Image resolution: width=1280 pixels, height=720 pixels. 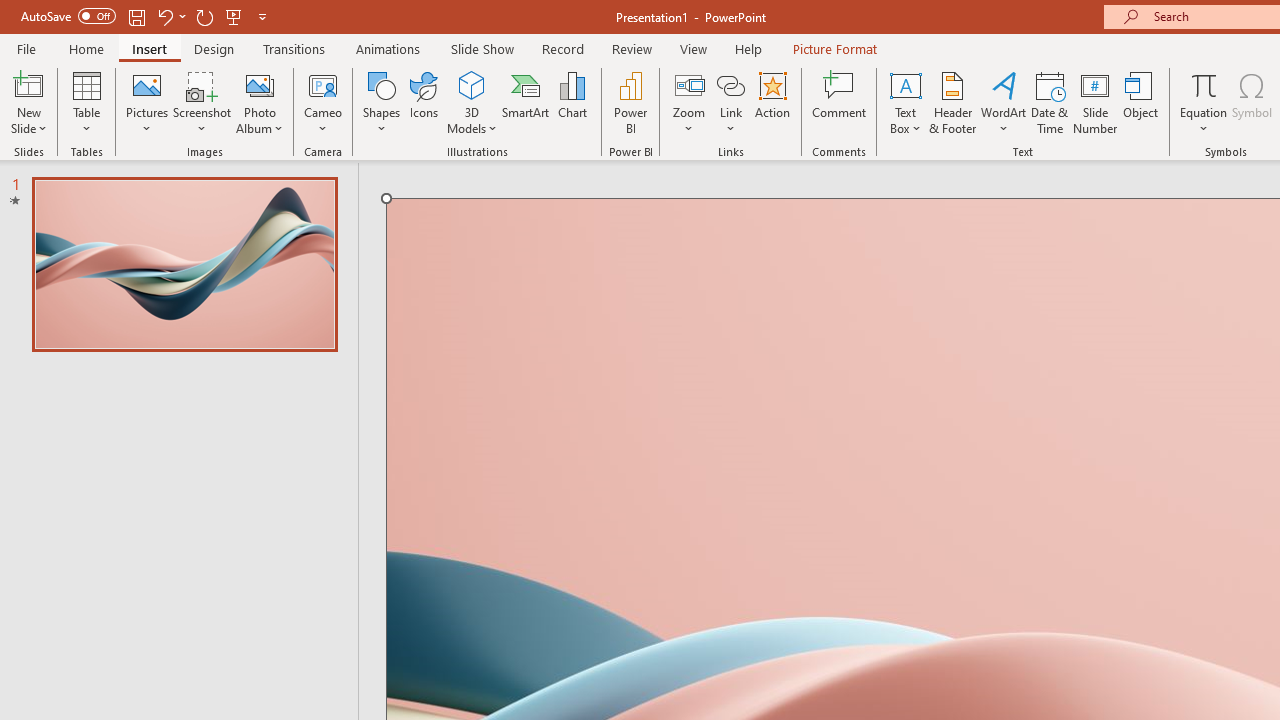 What do you see at coordinates (630, 103) in the screenshot?
I see `'Power BI'` at bounding box center [630, 103].